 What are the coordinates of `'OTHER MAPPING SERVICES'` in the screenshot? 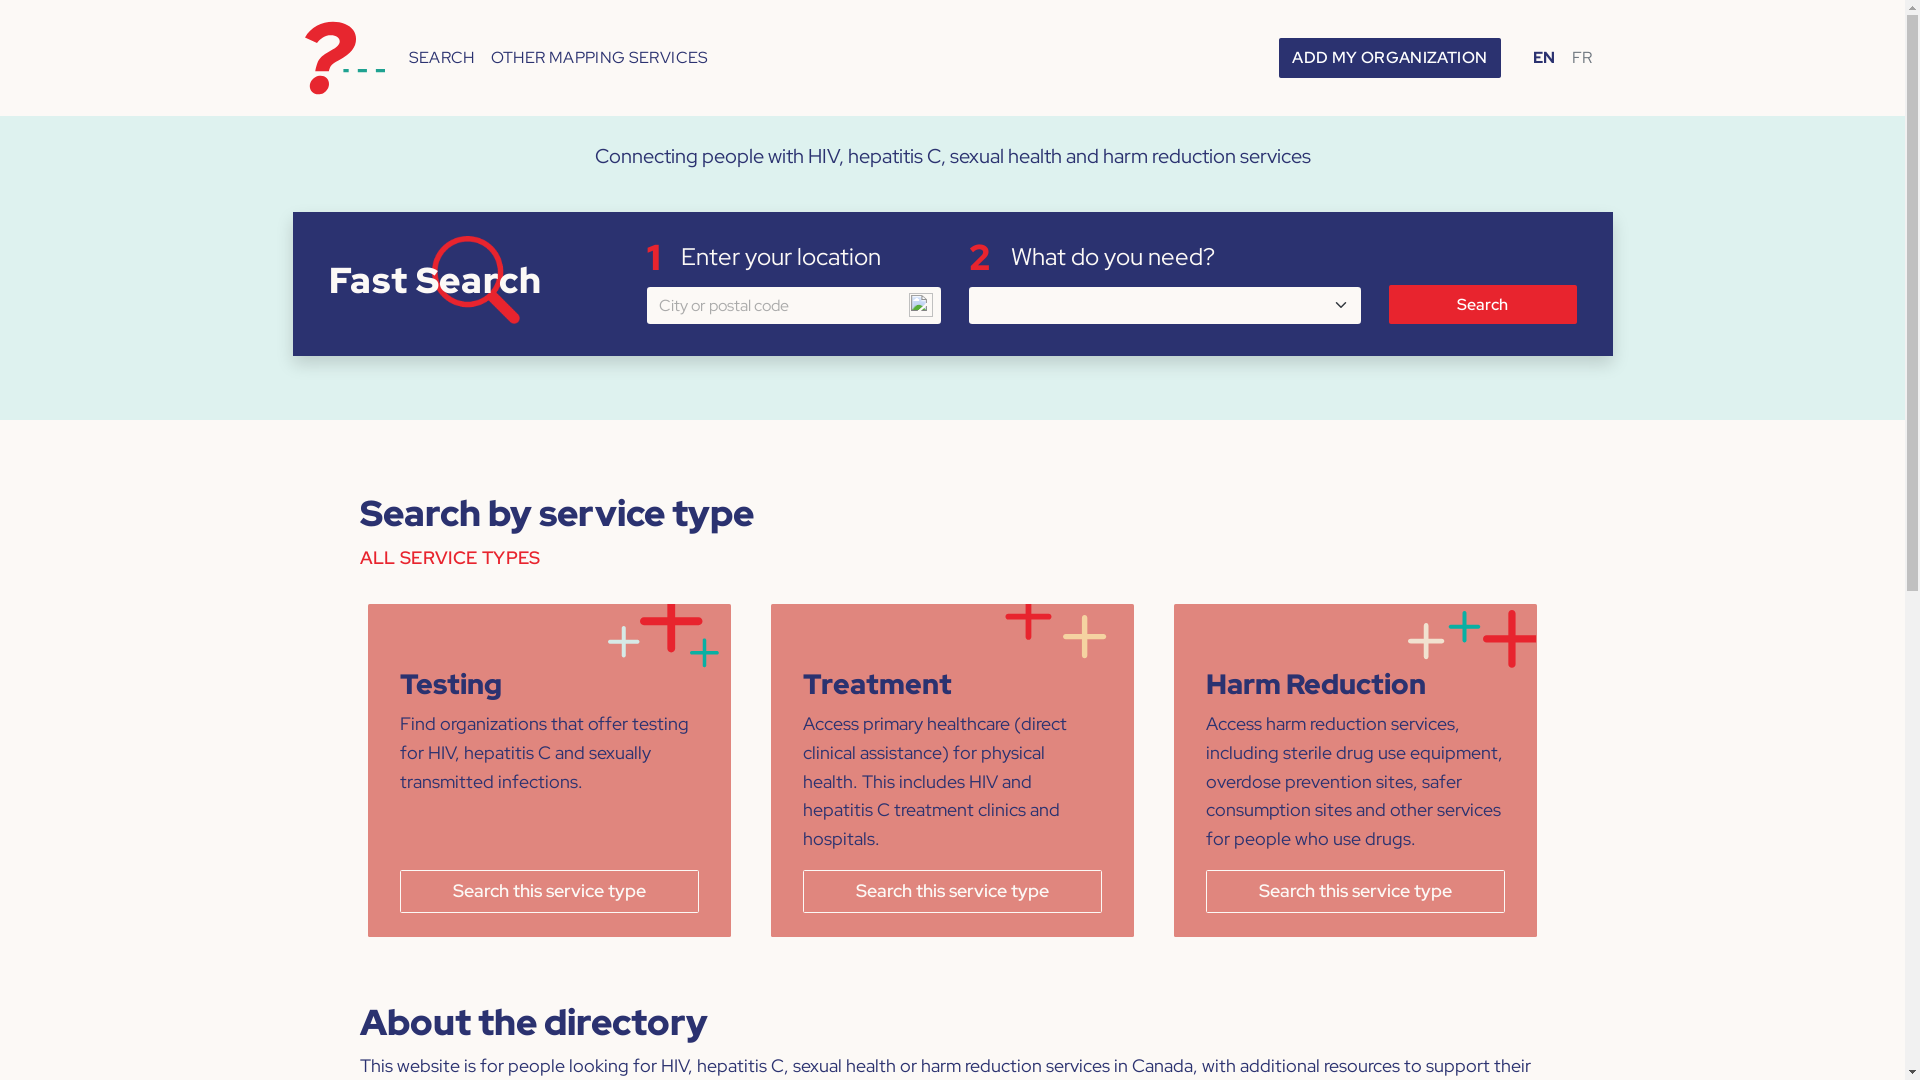 It's located at (483, 56).